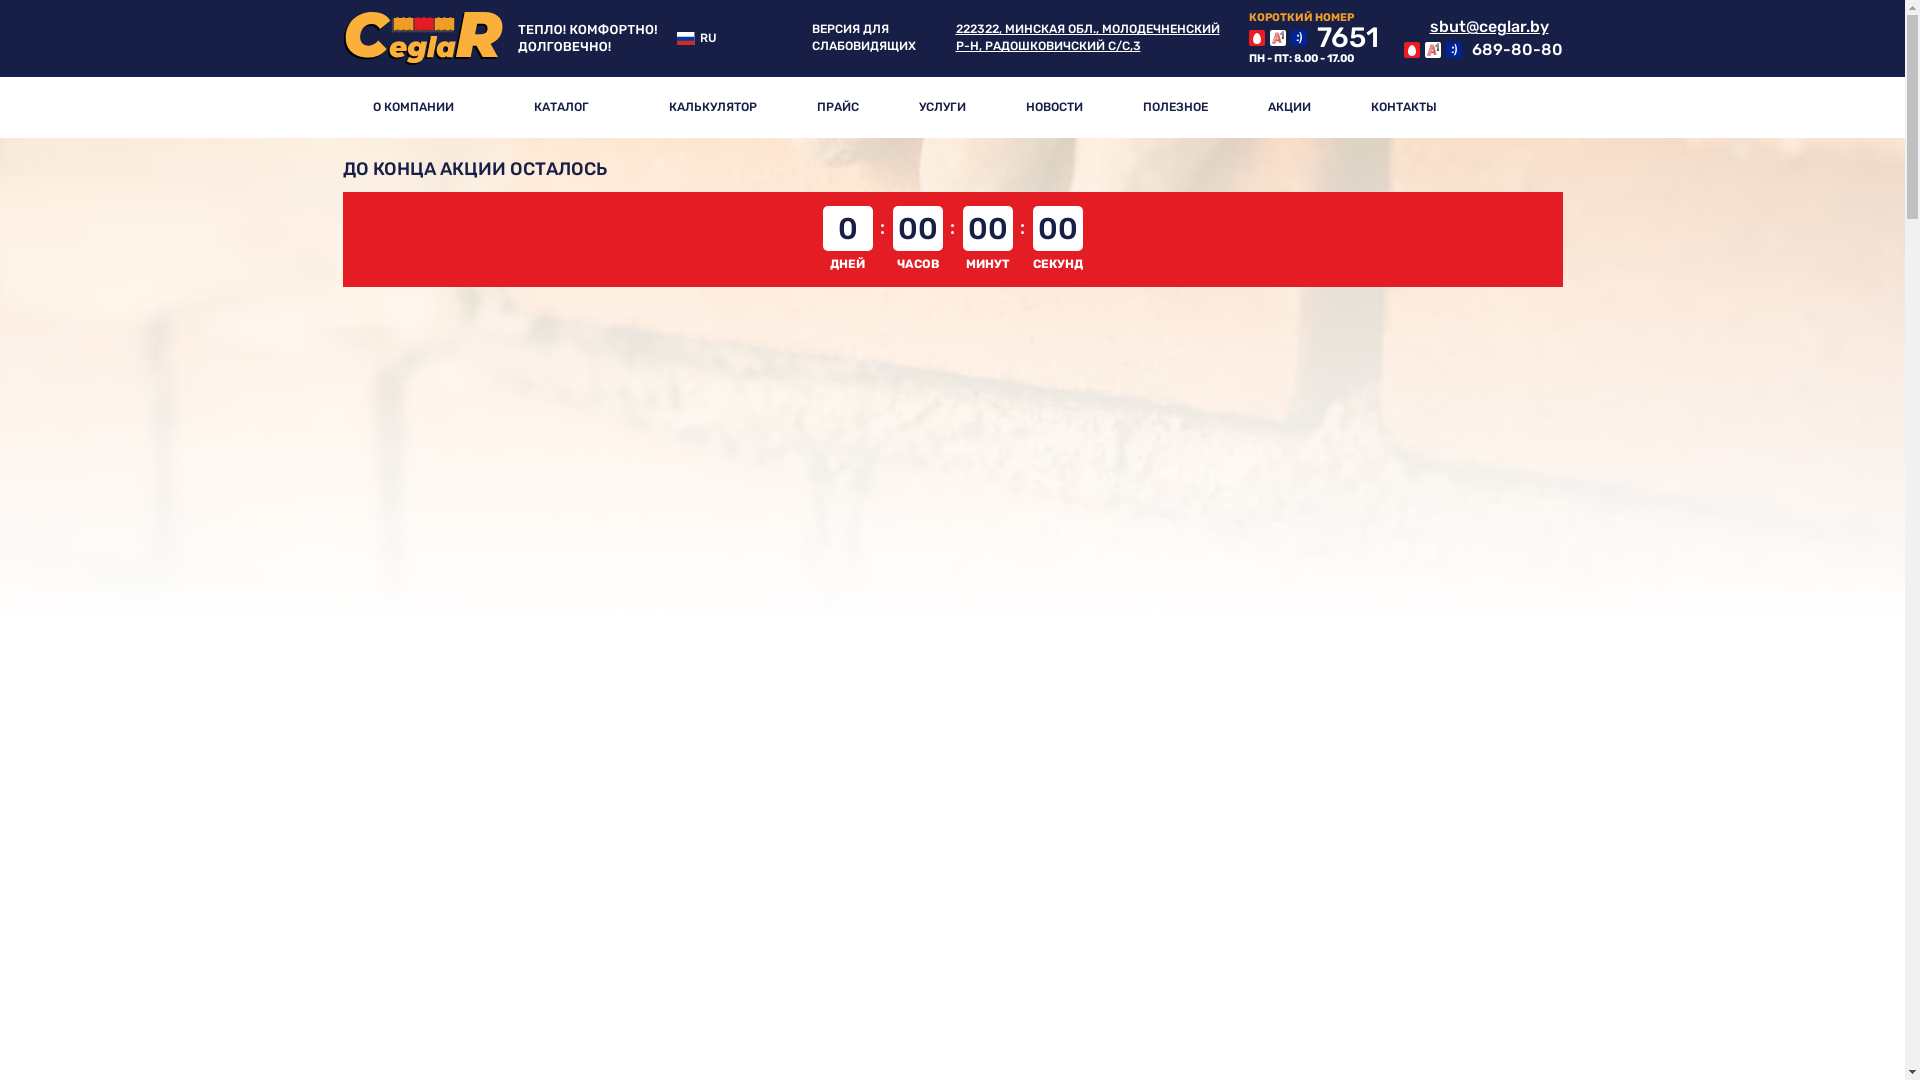  What do you see at coordinates (1483, 49) in the screenshot?
I see `'689-80-80'` at bounding box center [1483, 49].